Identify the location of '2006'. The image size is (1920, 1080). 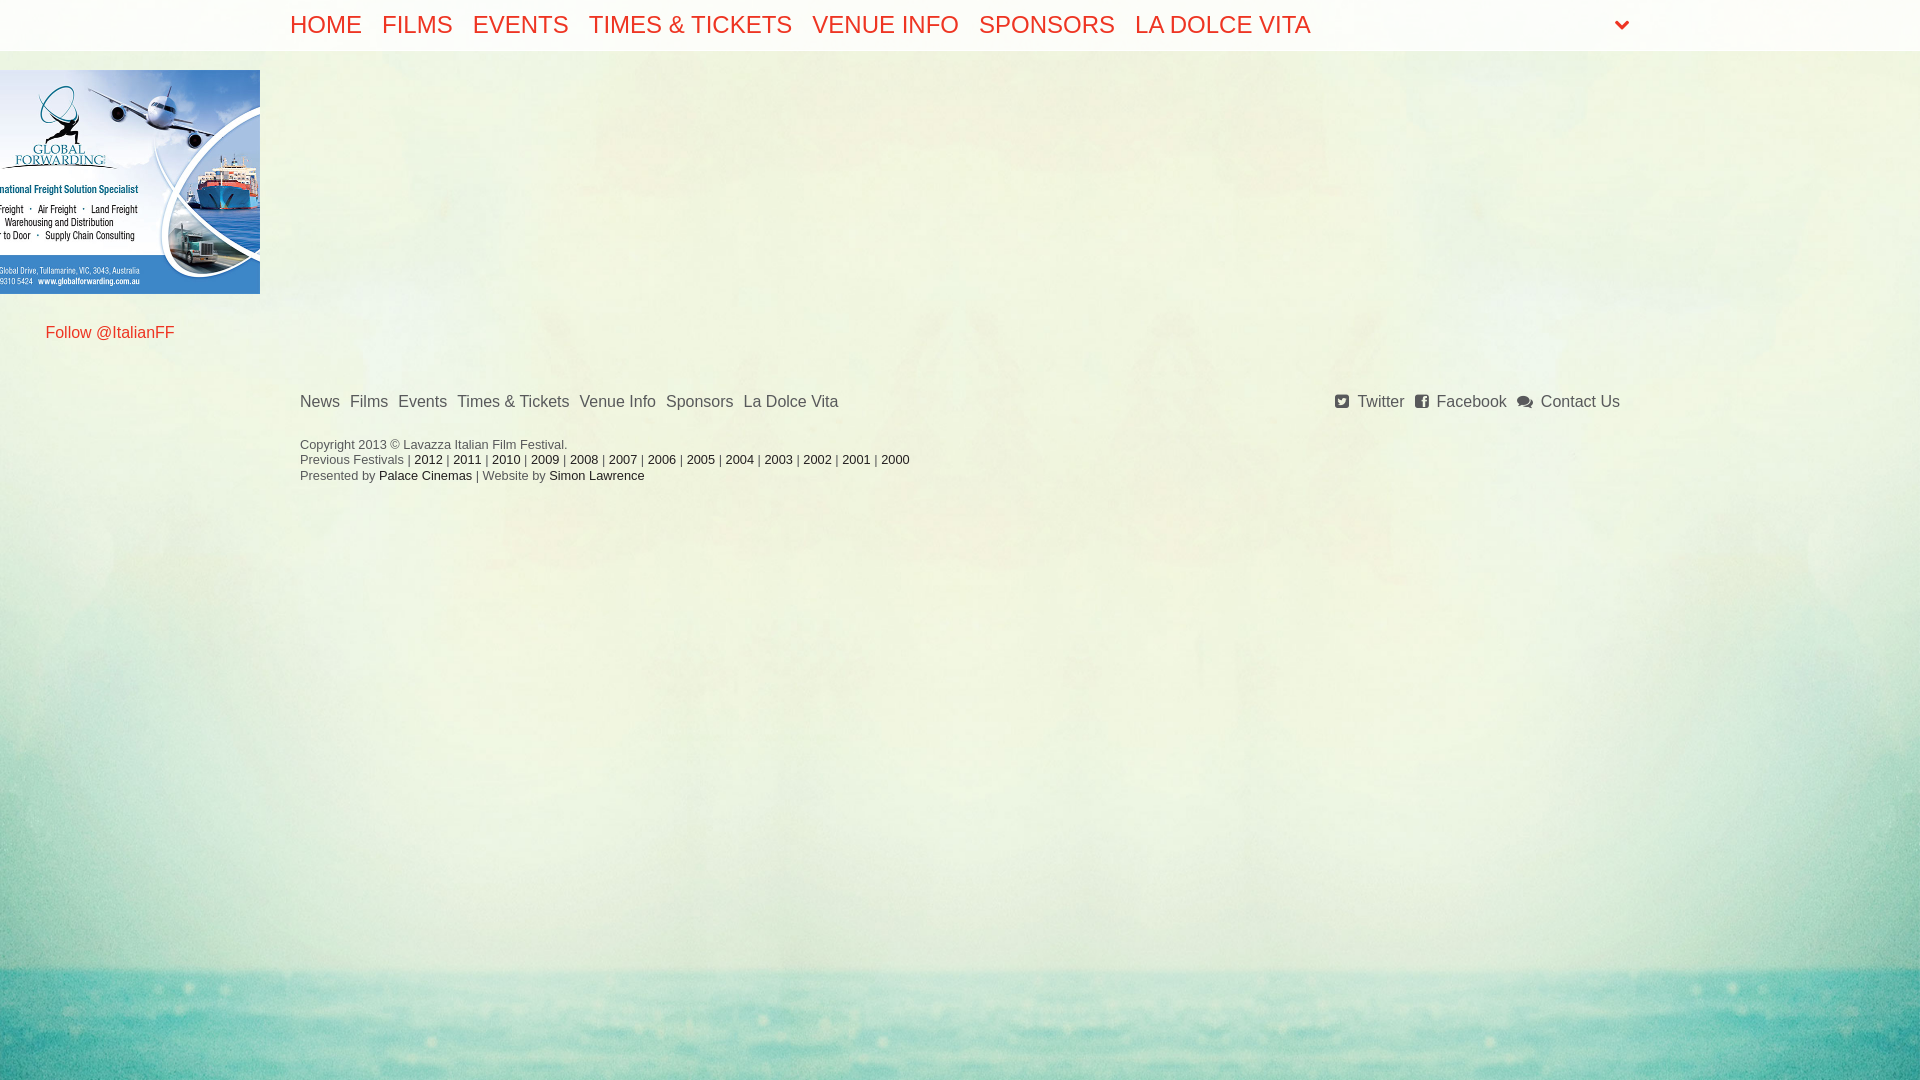
(662, 459).